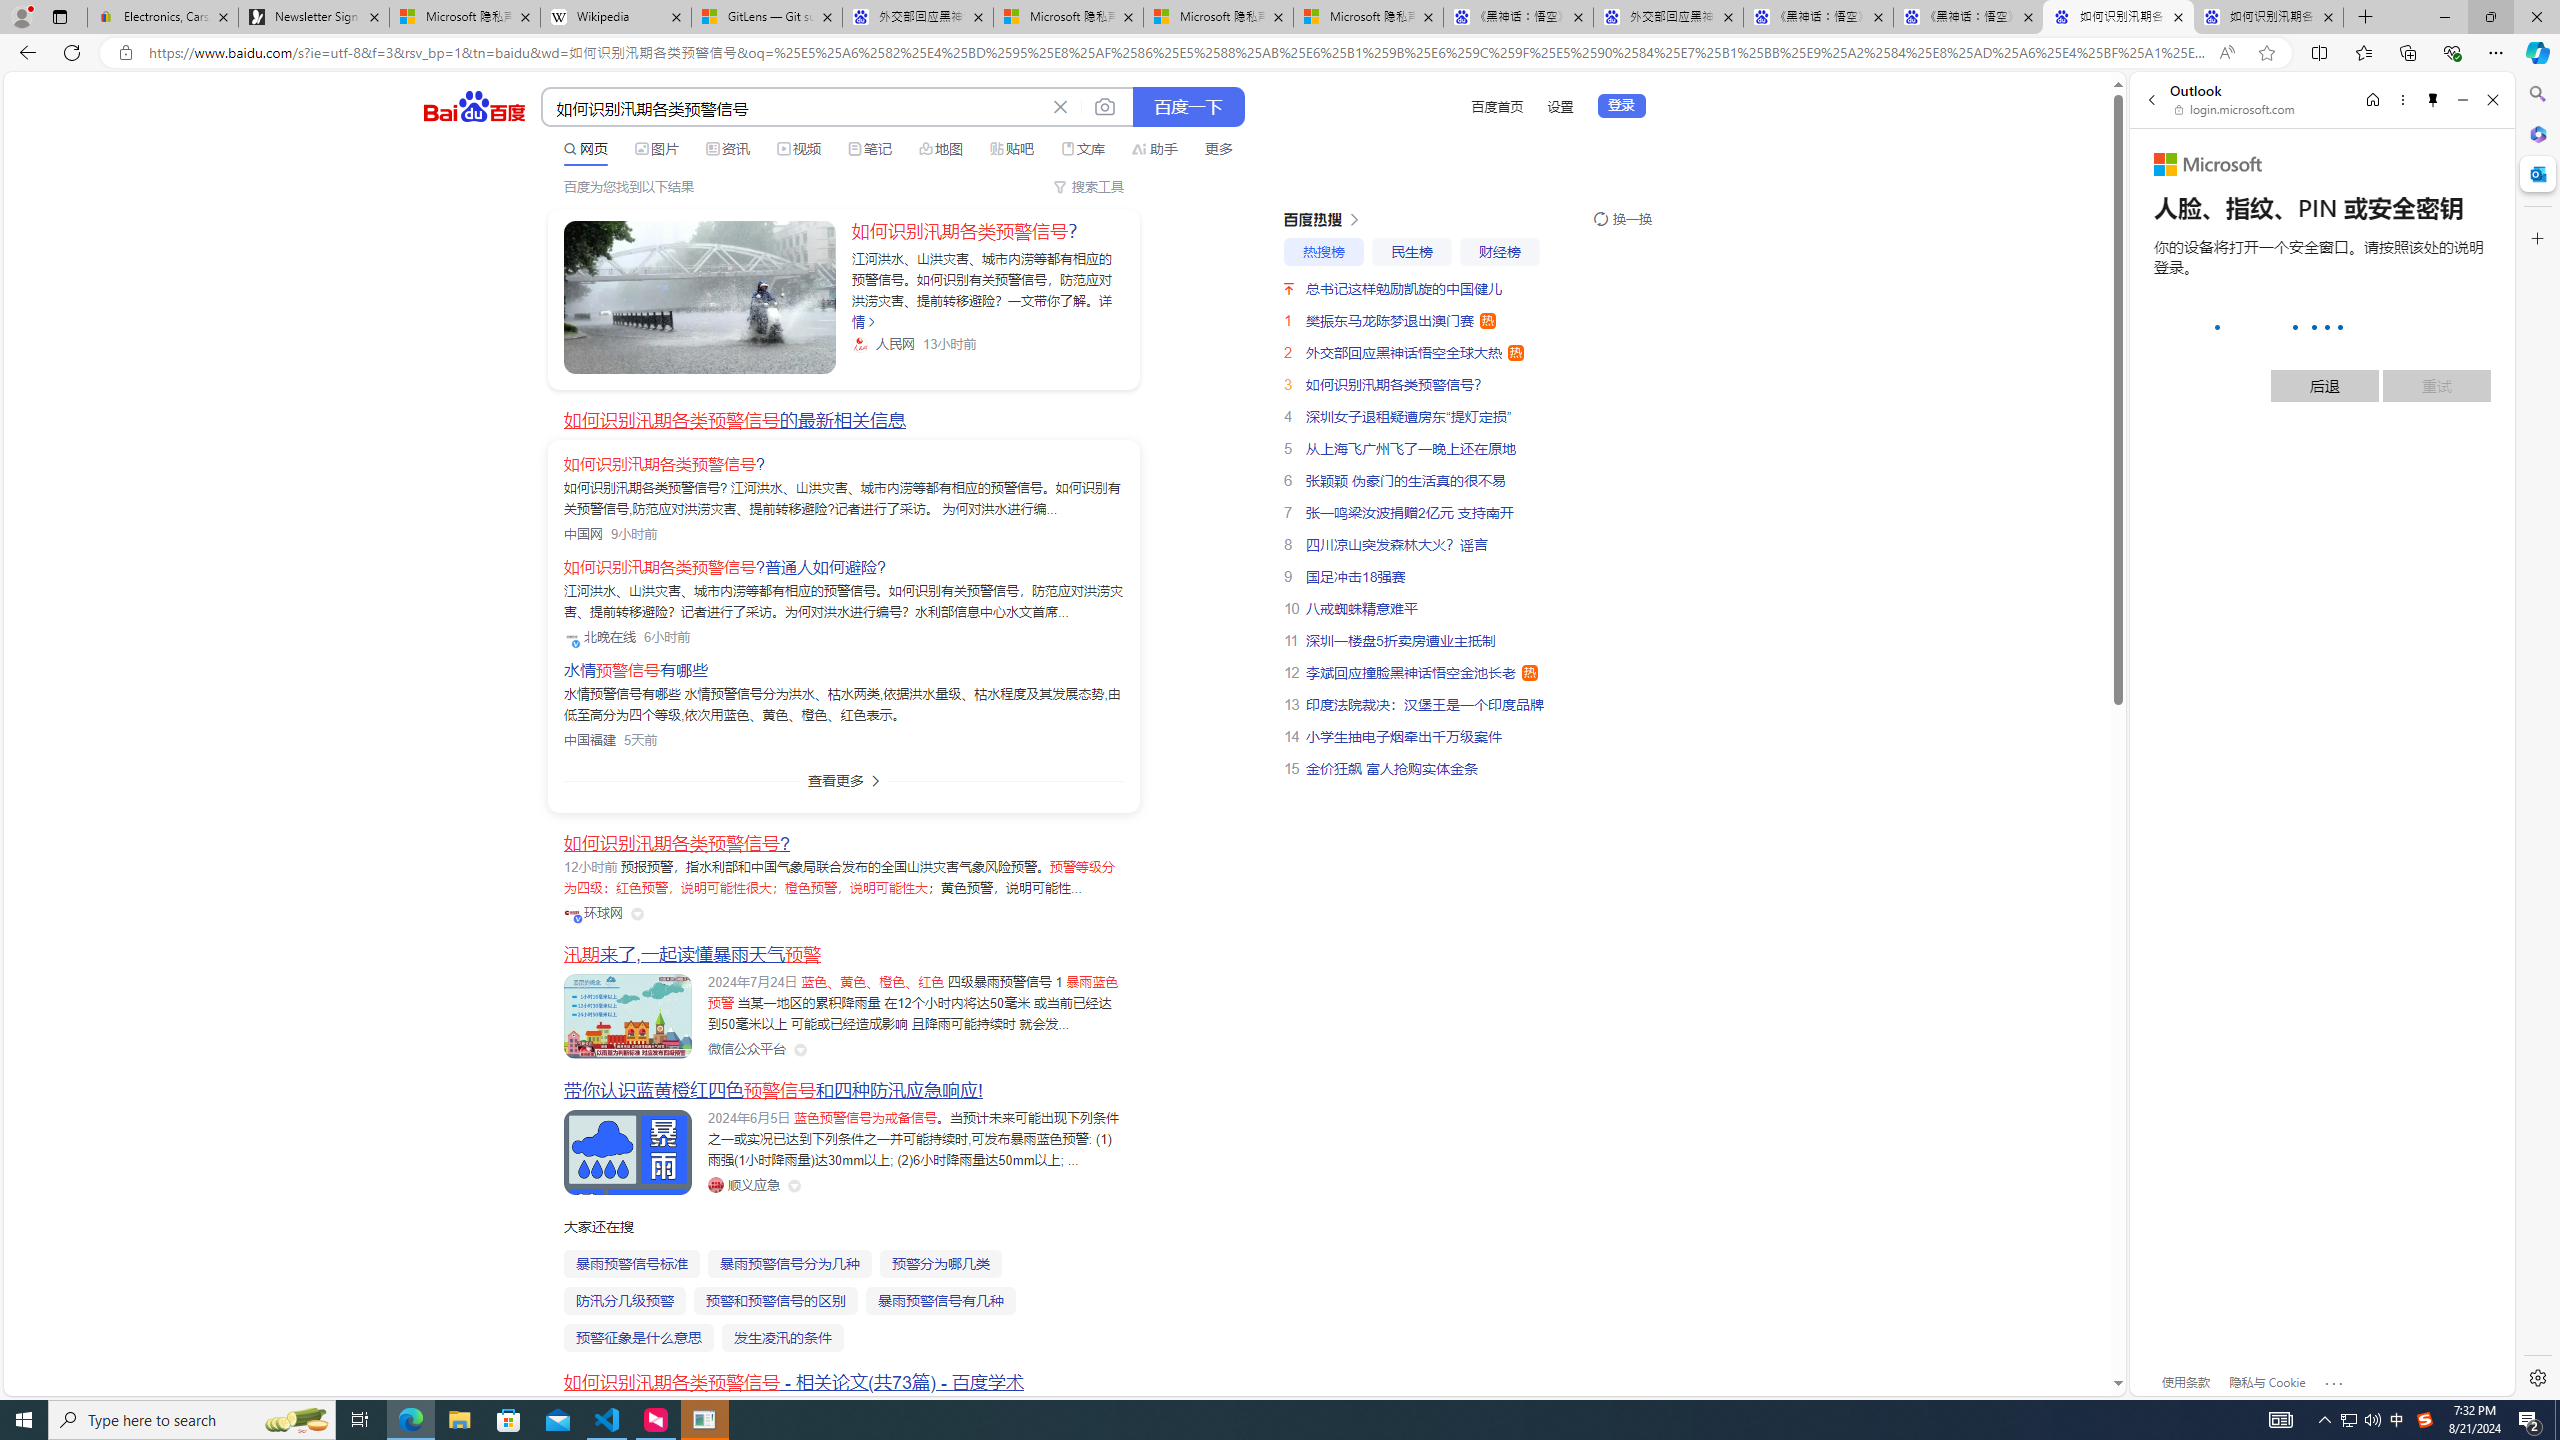  What do you see at coordinates (615, 16) in the screenshot?
I see `'Wikipedia'` at bounding box center [615, 16].